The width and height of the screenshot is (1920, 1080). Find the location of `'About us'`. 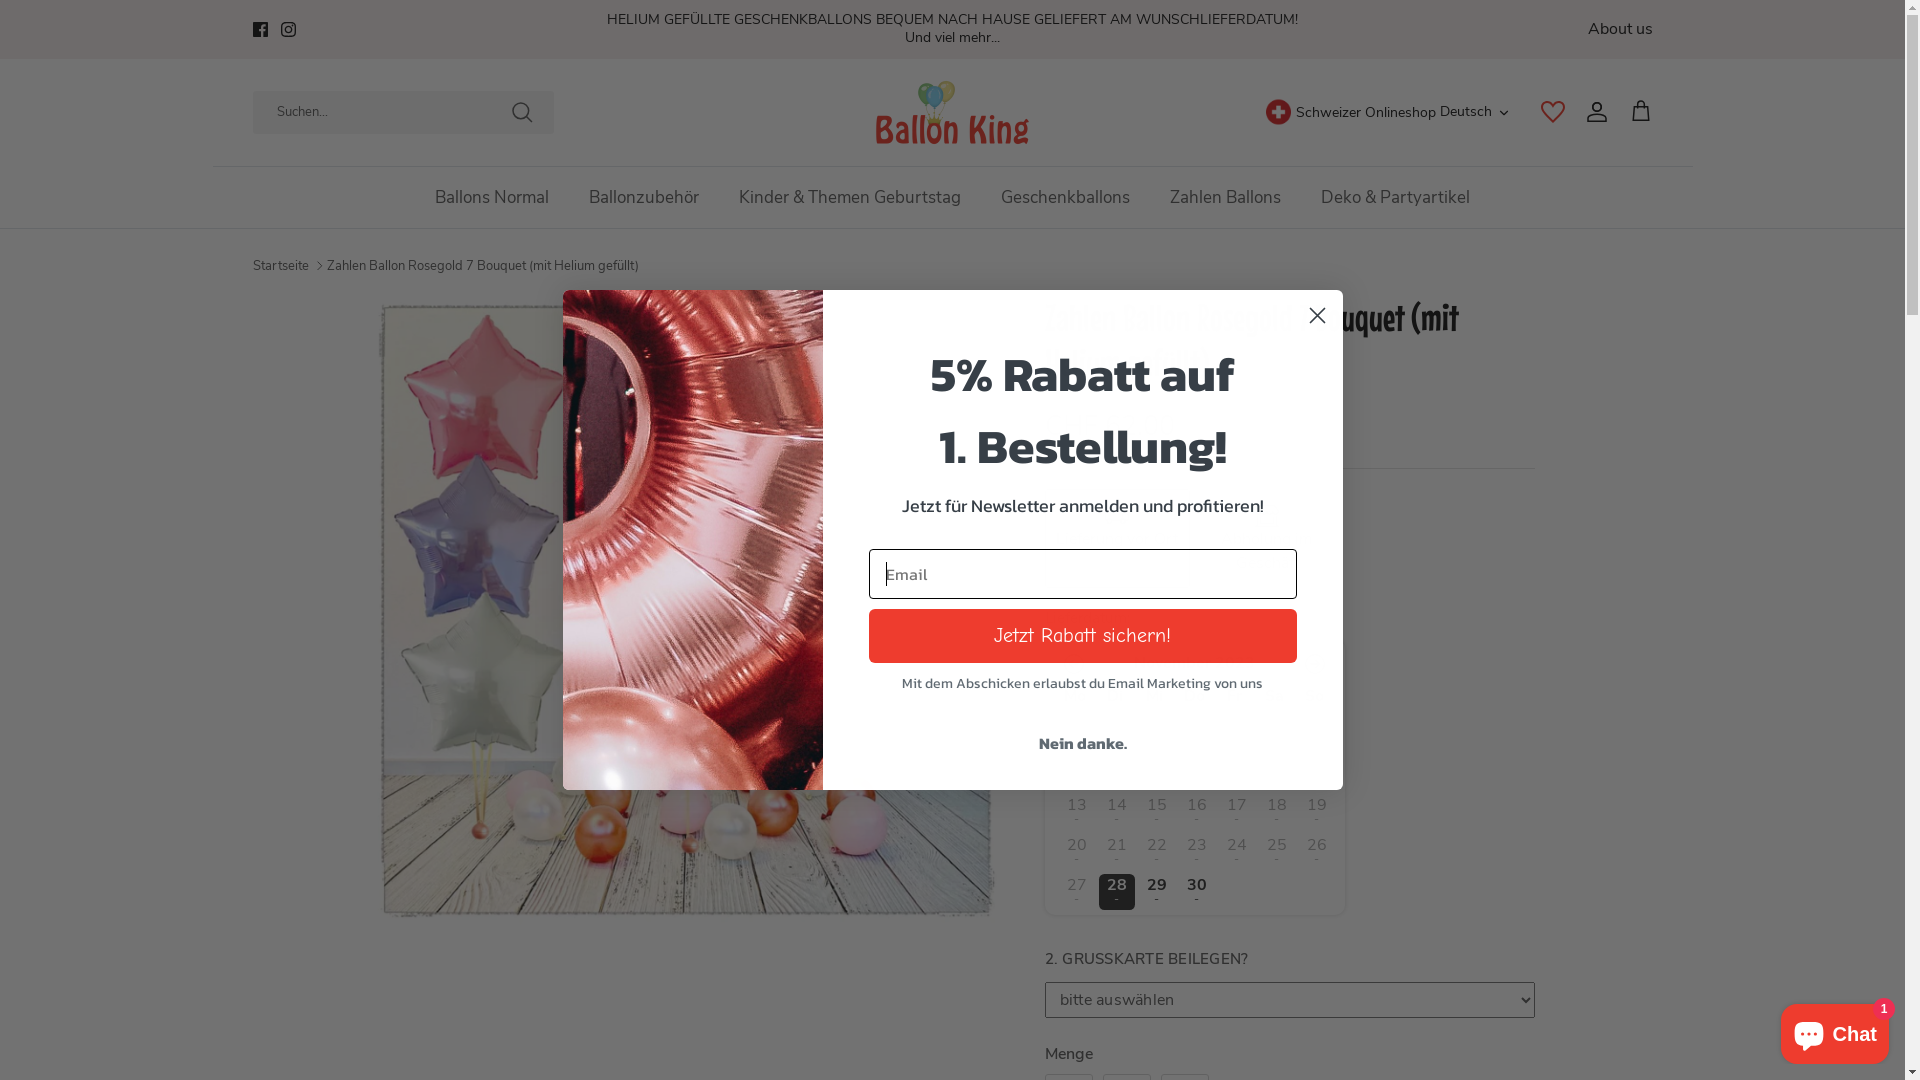

'About us' is located at coordinates (1620, 29).